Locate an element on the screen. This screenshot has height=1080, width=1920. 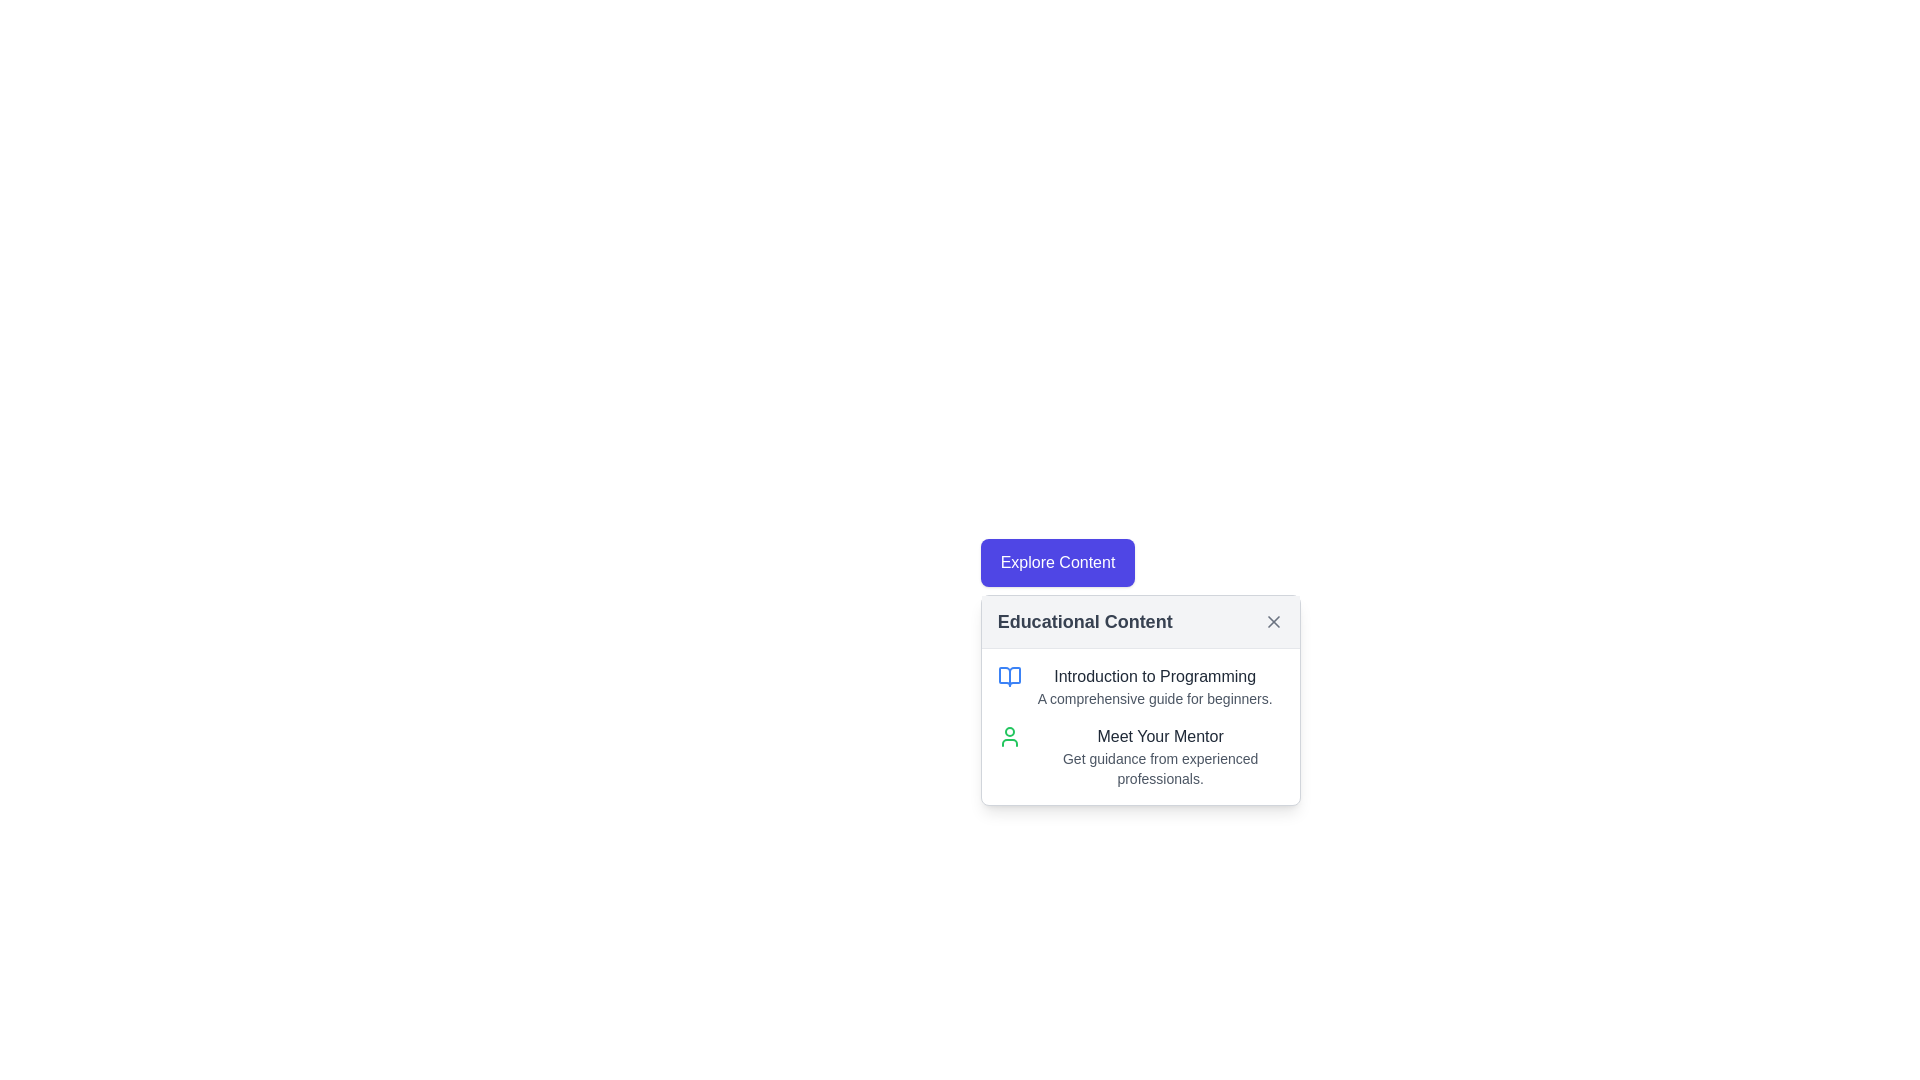
the green person icon in the informational block titled 'Meet Your Mentor' is located at coordinates (1140, 756).